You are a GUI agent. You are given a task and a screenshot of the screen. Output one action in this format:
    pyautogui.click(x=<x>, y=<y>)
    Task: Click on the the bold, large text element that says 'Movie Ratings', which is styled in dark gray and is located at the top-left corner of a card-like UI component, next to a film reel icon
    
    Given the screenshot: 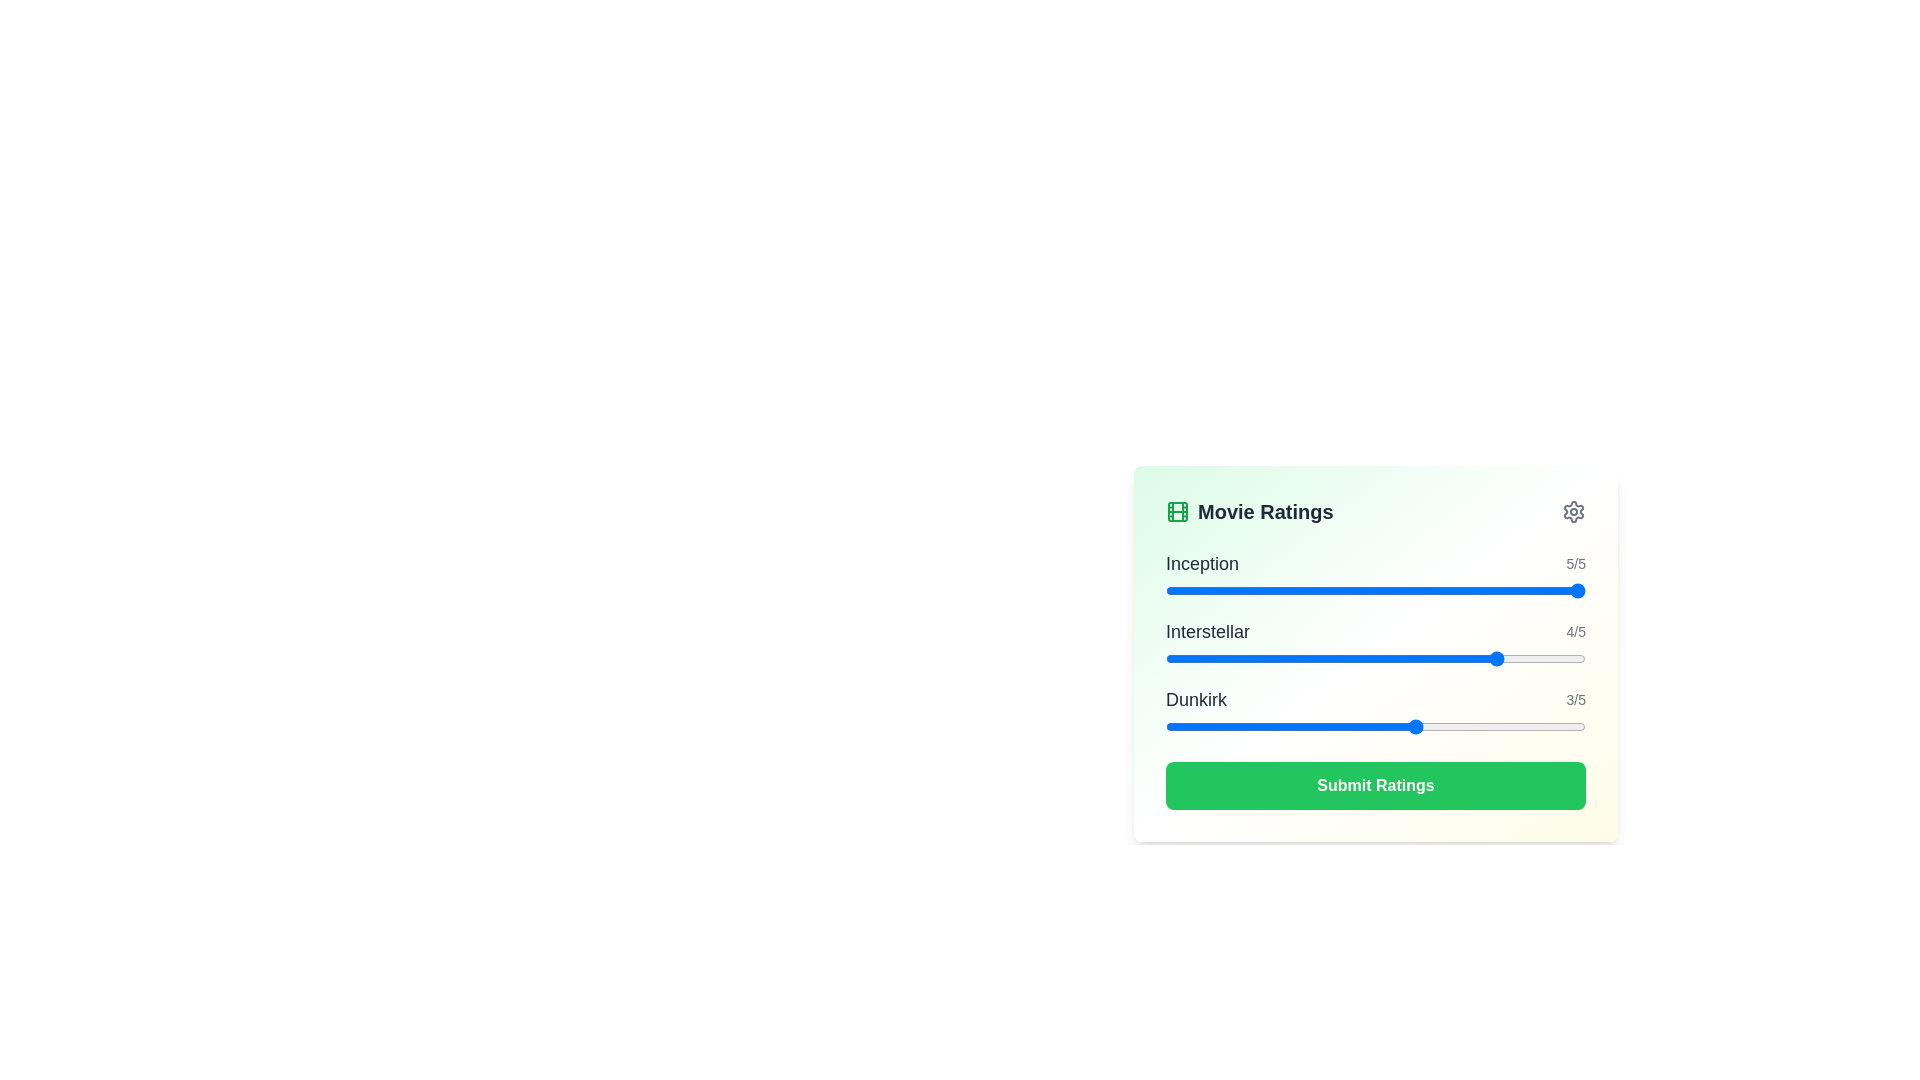 What is the action you would take?
    pyautogui.click(x=1248, y=511)
    